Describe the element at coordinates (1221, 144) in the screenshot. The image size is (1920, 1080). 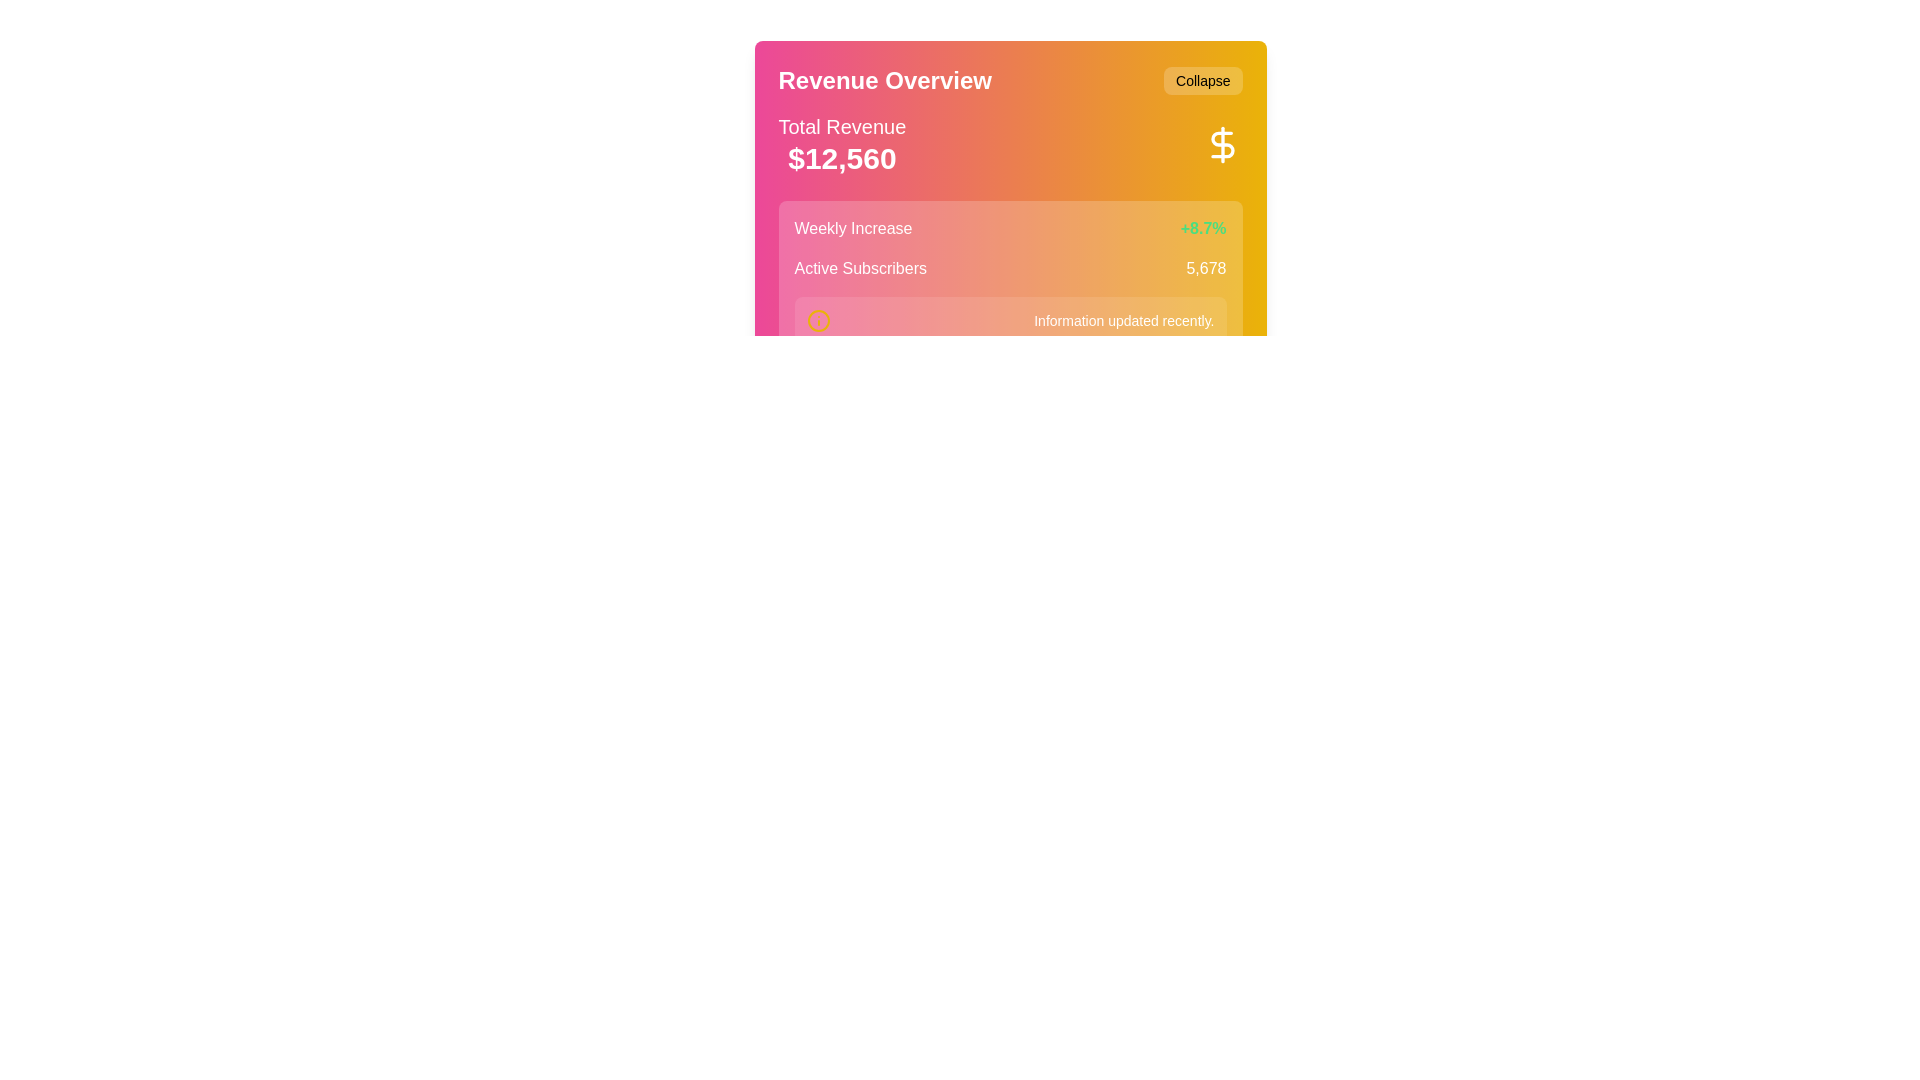
I see `the revenue icon located in the top-right section of the card-like interface, next to the 'Total Revenue $12,560' text` at that location.